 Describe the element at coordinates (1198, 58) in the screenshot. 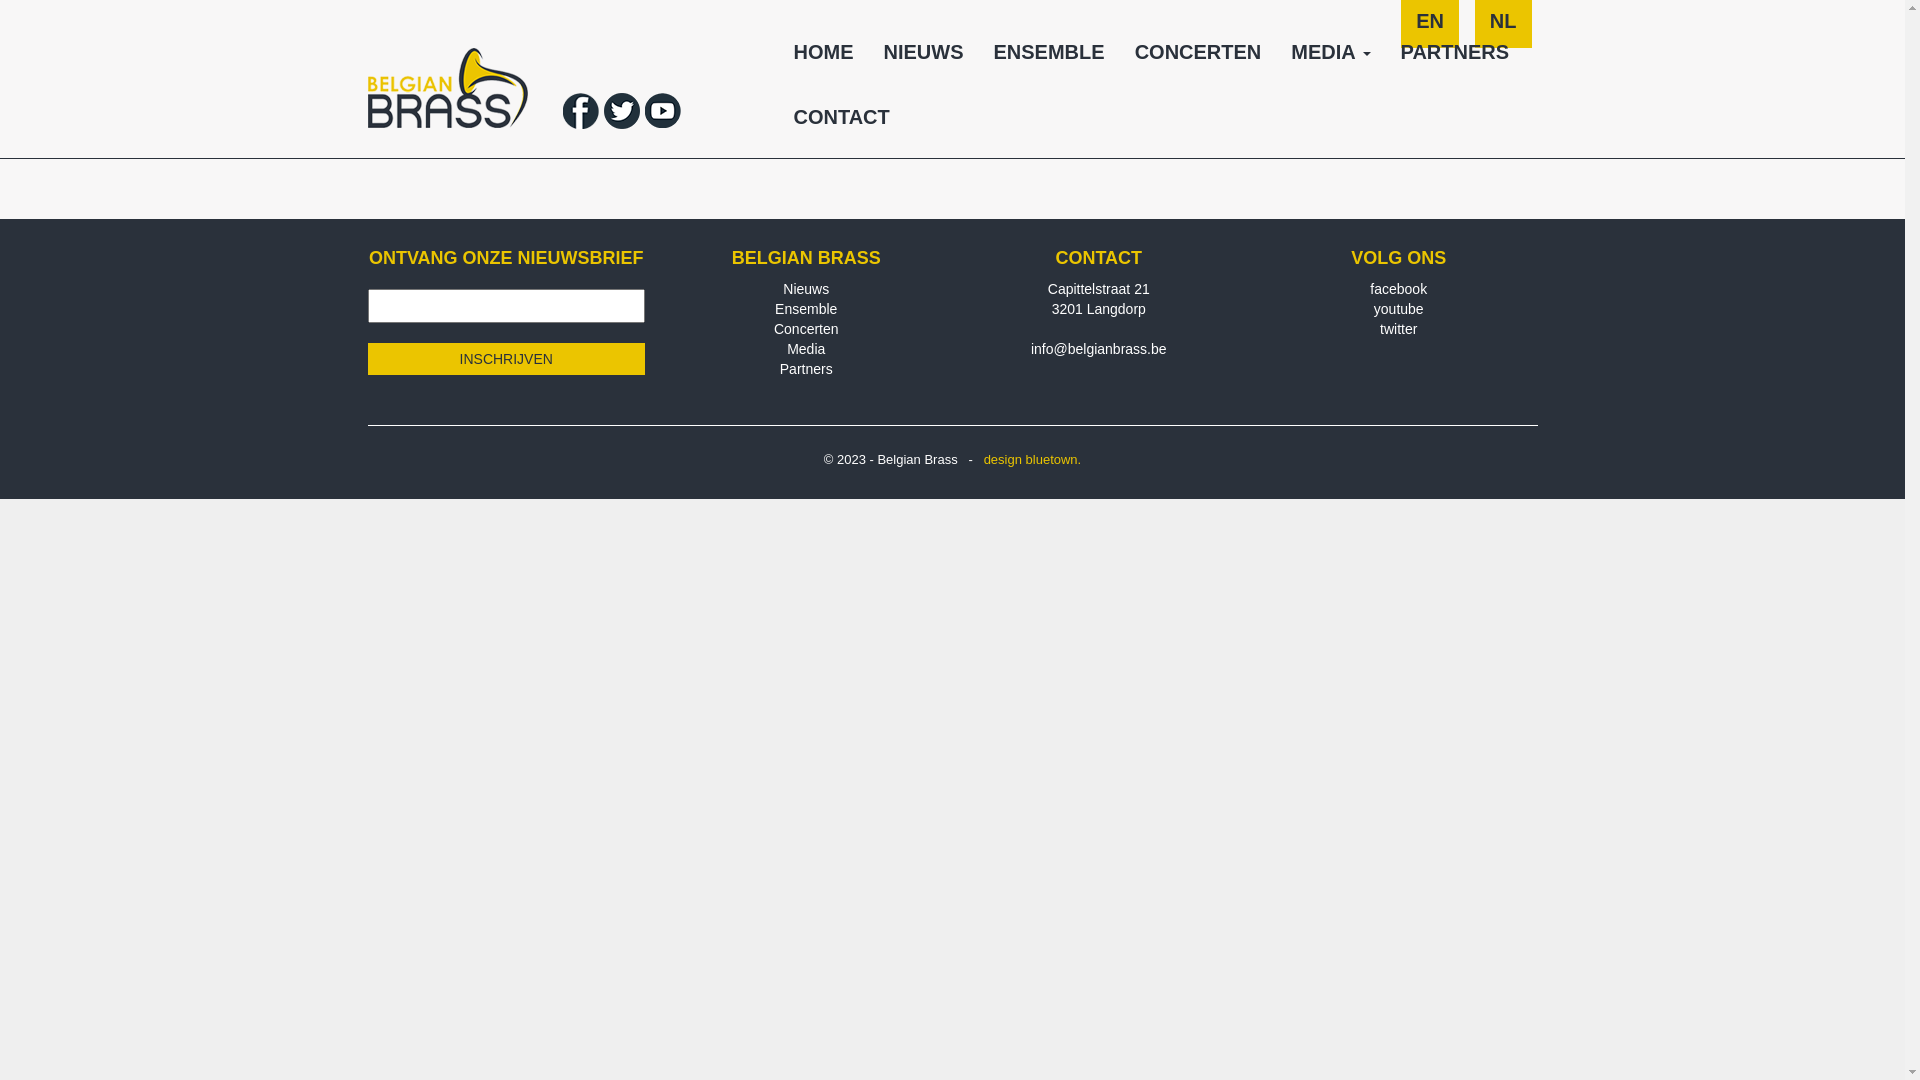

I see `'CONCERTEN'` at that location.